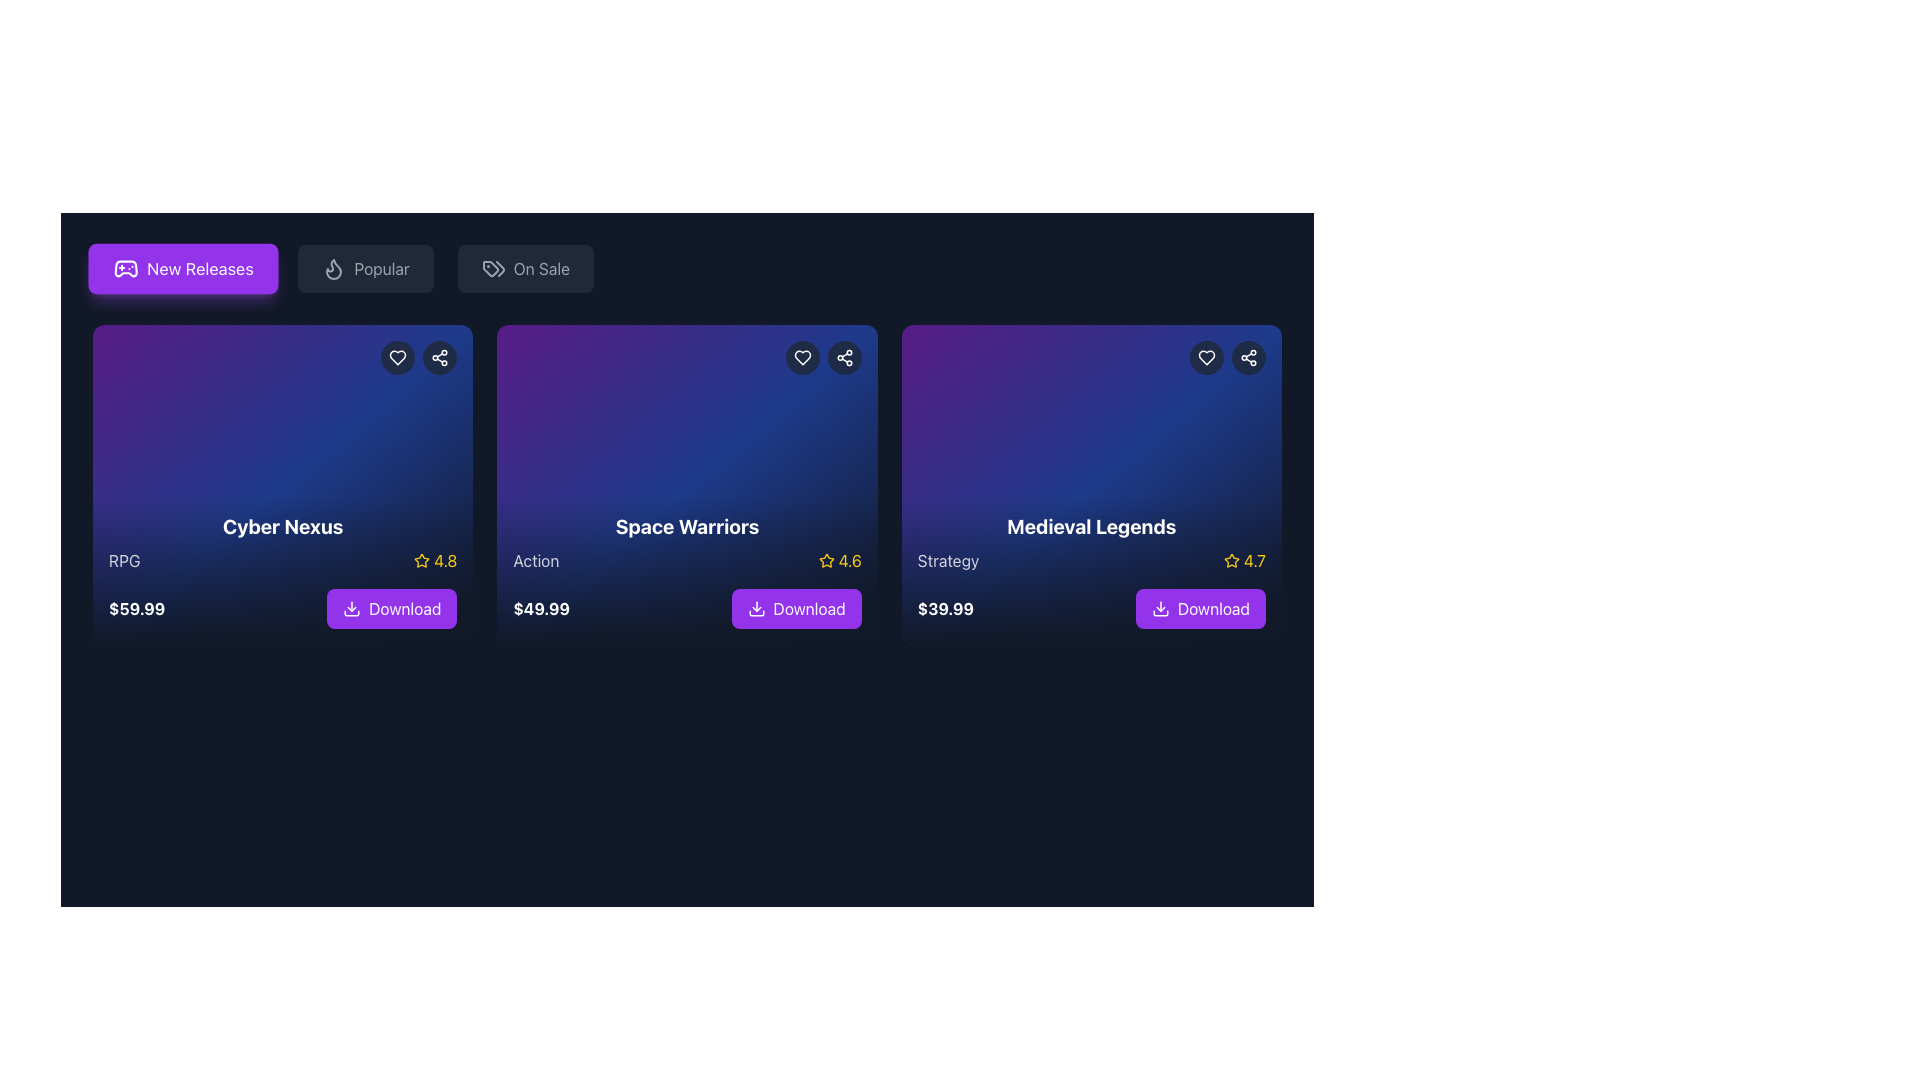 Image resolution: width=1920 pixels, height=1080 pixels. Describe the element at coordinates (398, 357) in the screenshot. I see `the heart icon in the top-right corner of the 'Cyber Nexus' card` at that location.